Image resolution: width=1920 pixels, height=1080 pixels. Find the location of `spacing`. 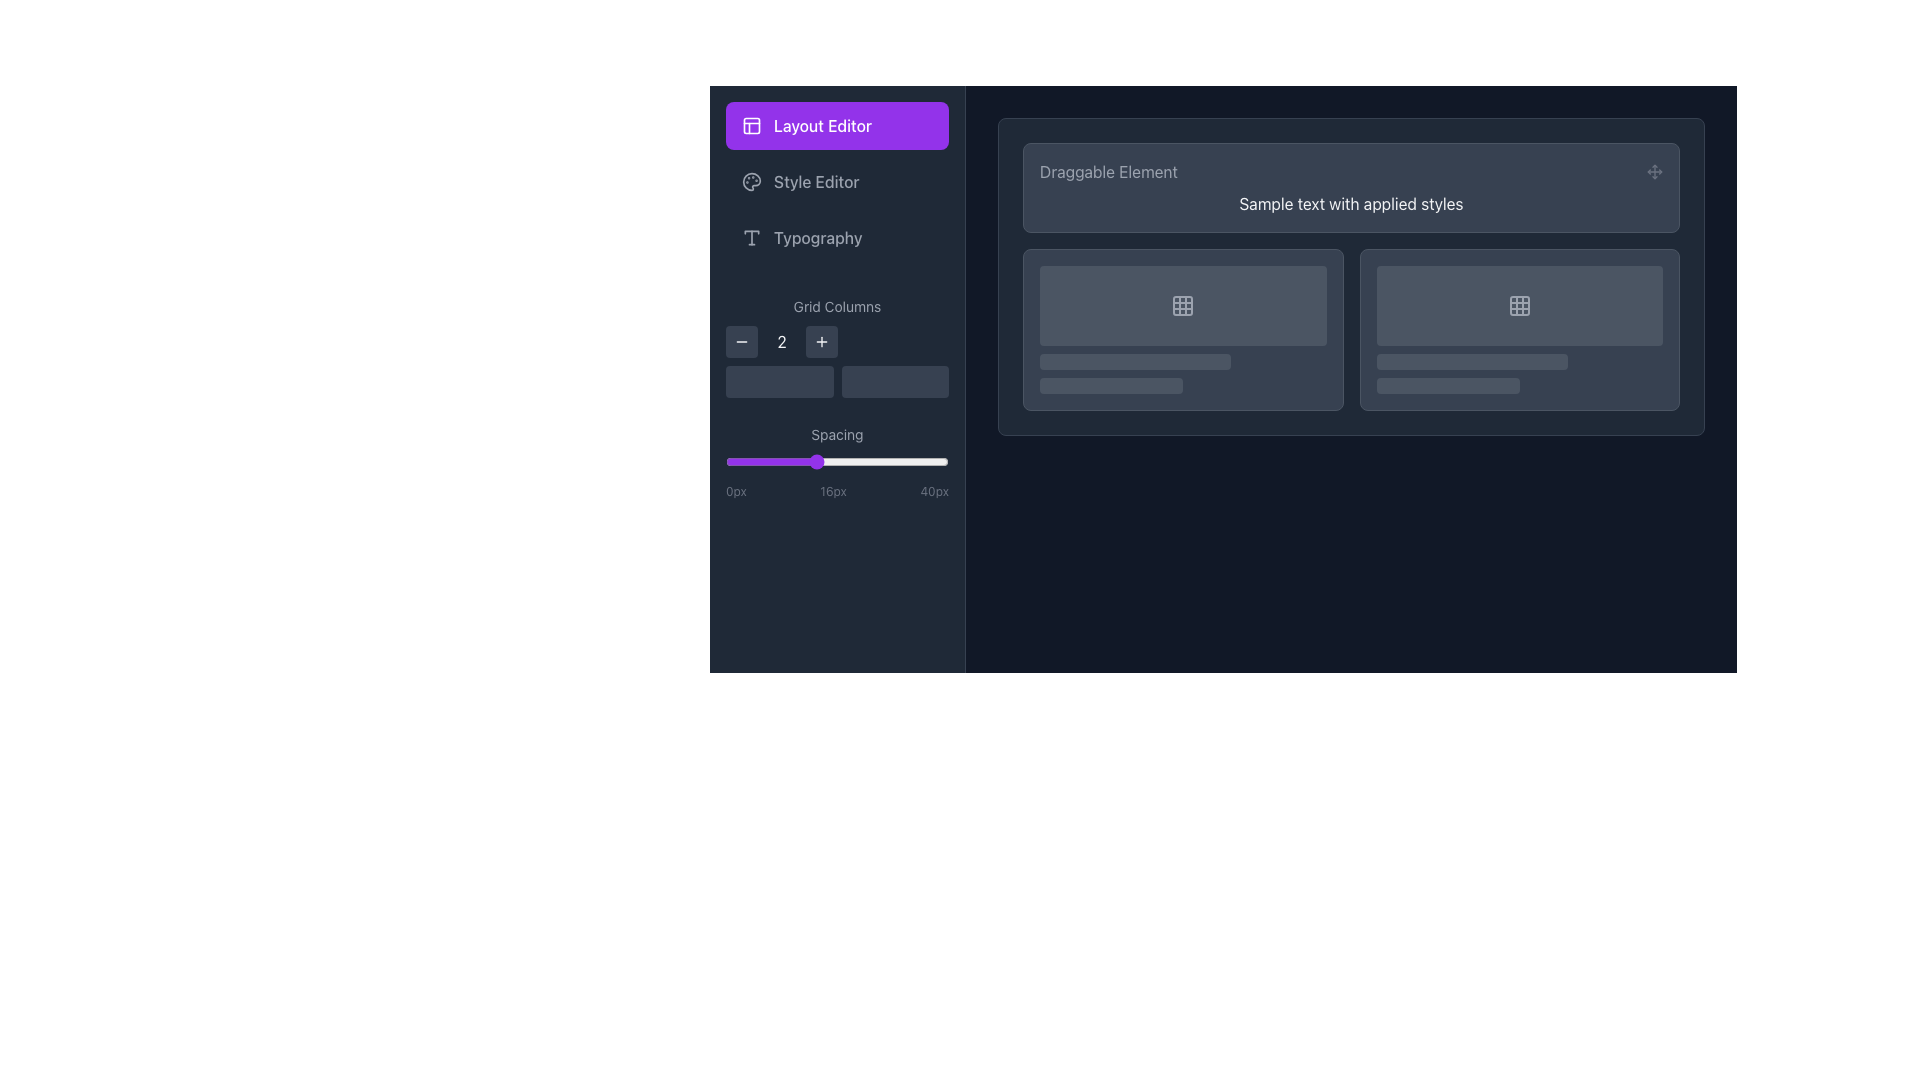

spacing is located at coordinates (780, 462).